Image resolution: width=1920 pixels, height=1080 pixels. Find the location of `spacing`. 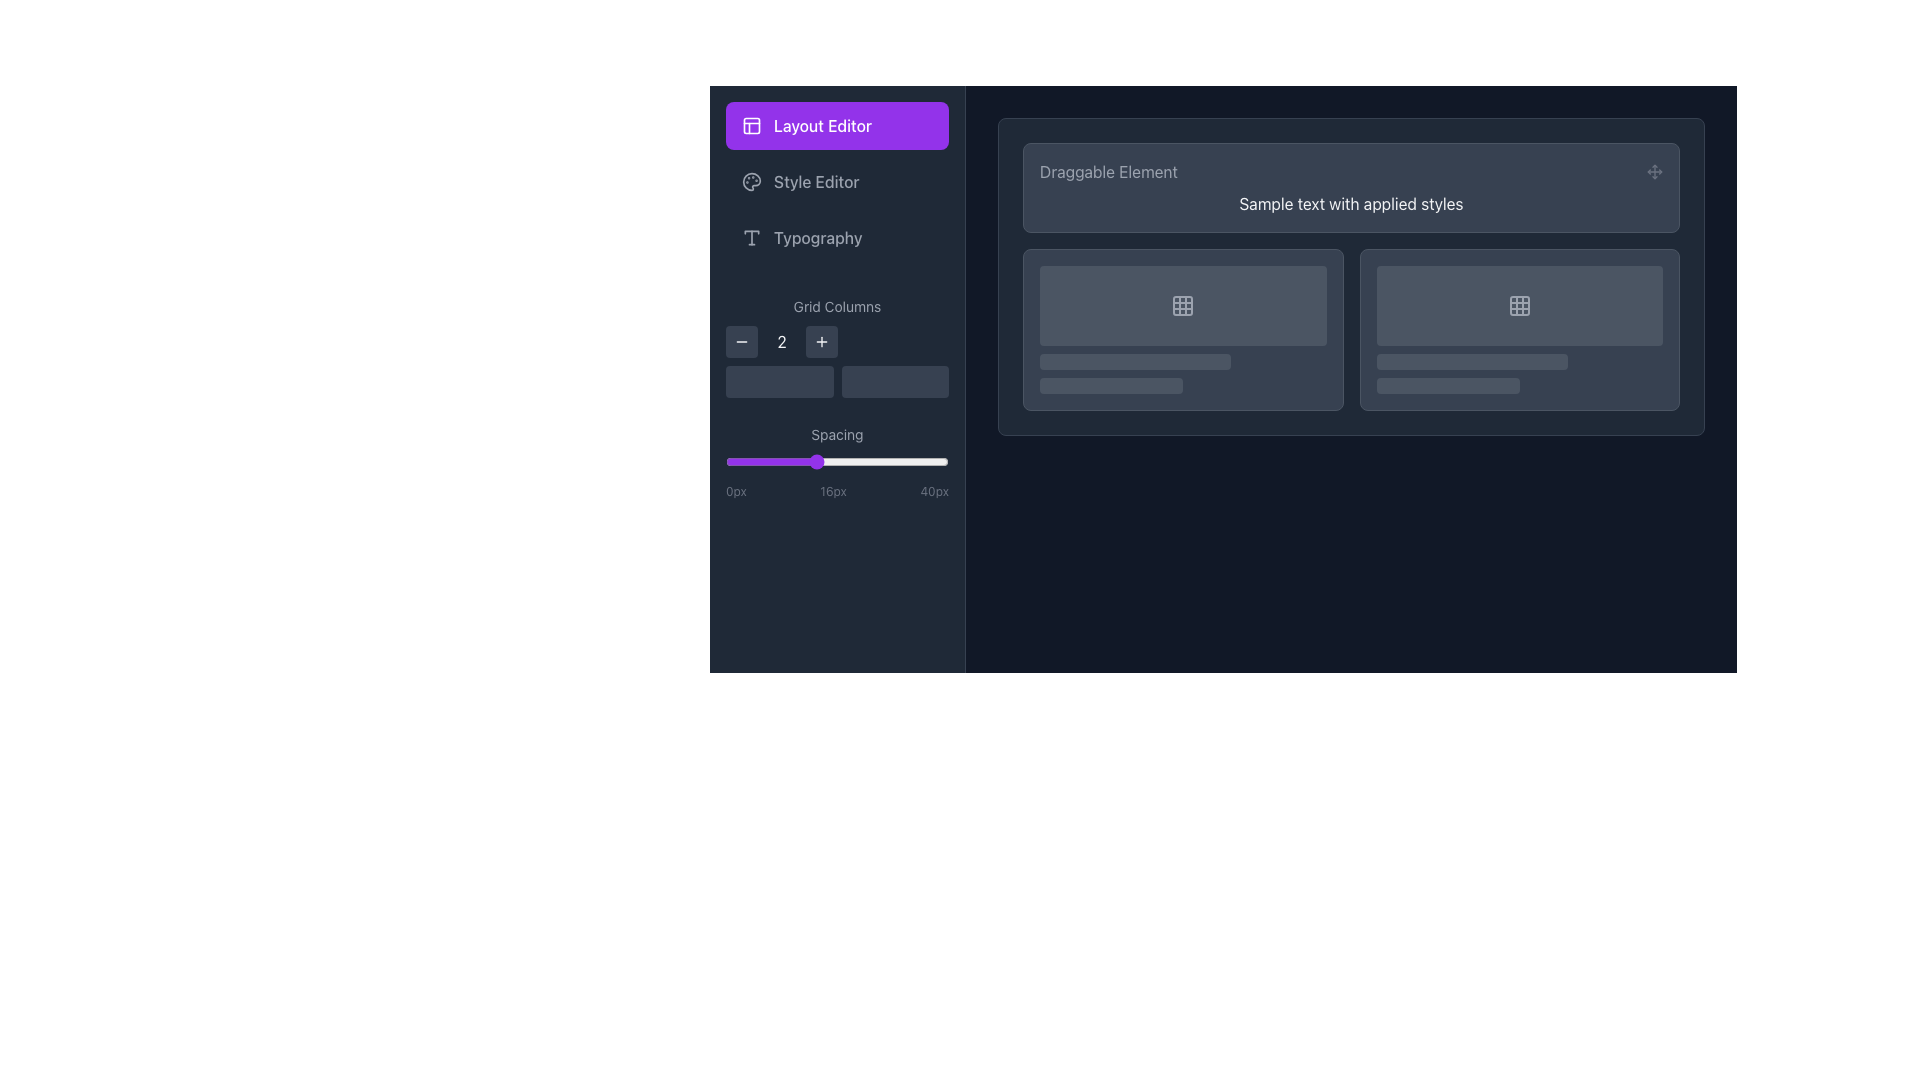

spacing is located at coordinates (780, 462).